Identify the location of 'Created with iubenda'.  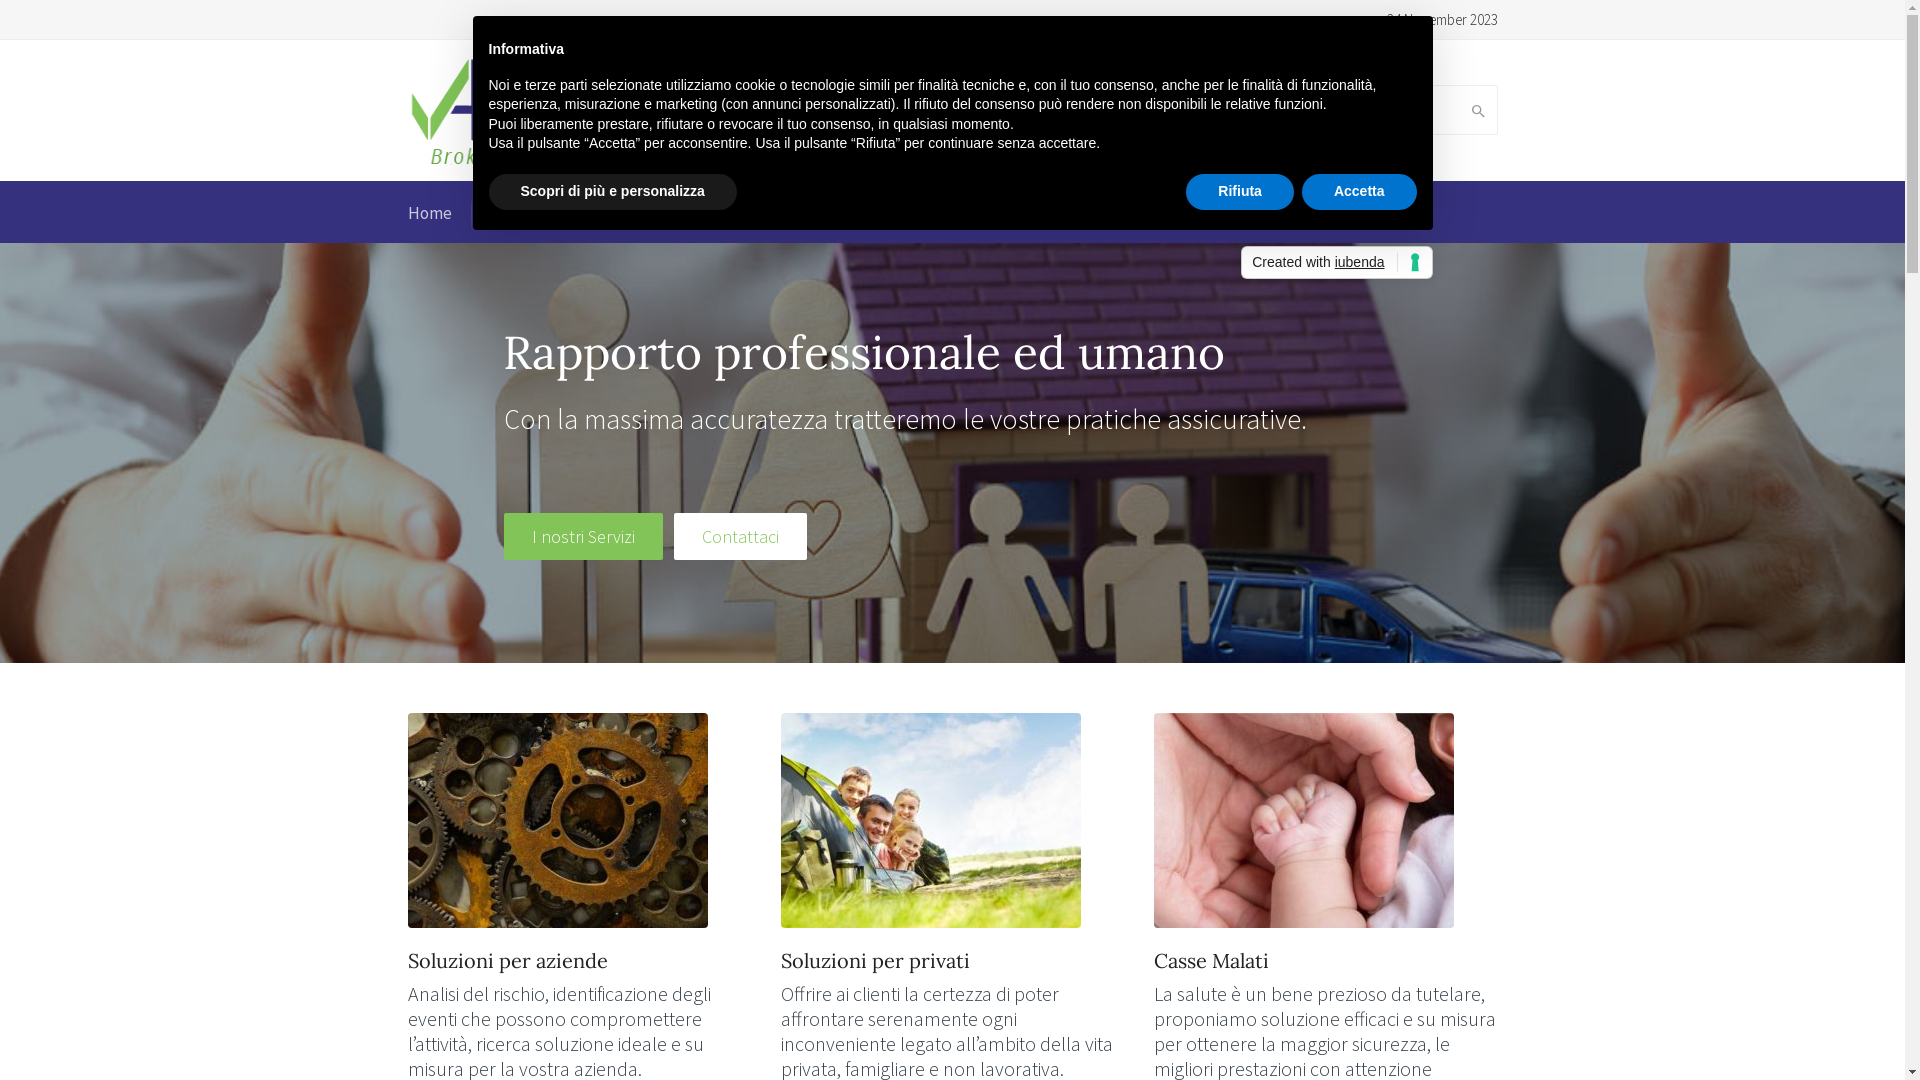
(1336, 261).